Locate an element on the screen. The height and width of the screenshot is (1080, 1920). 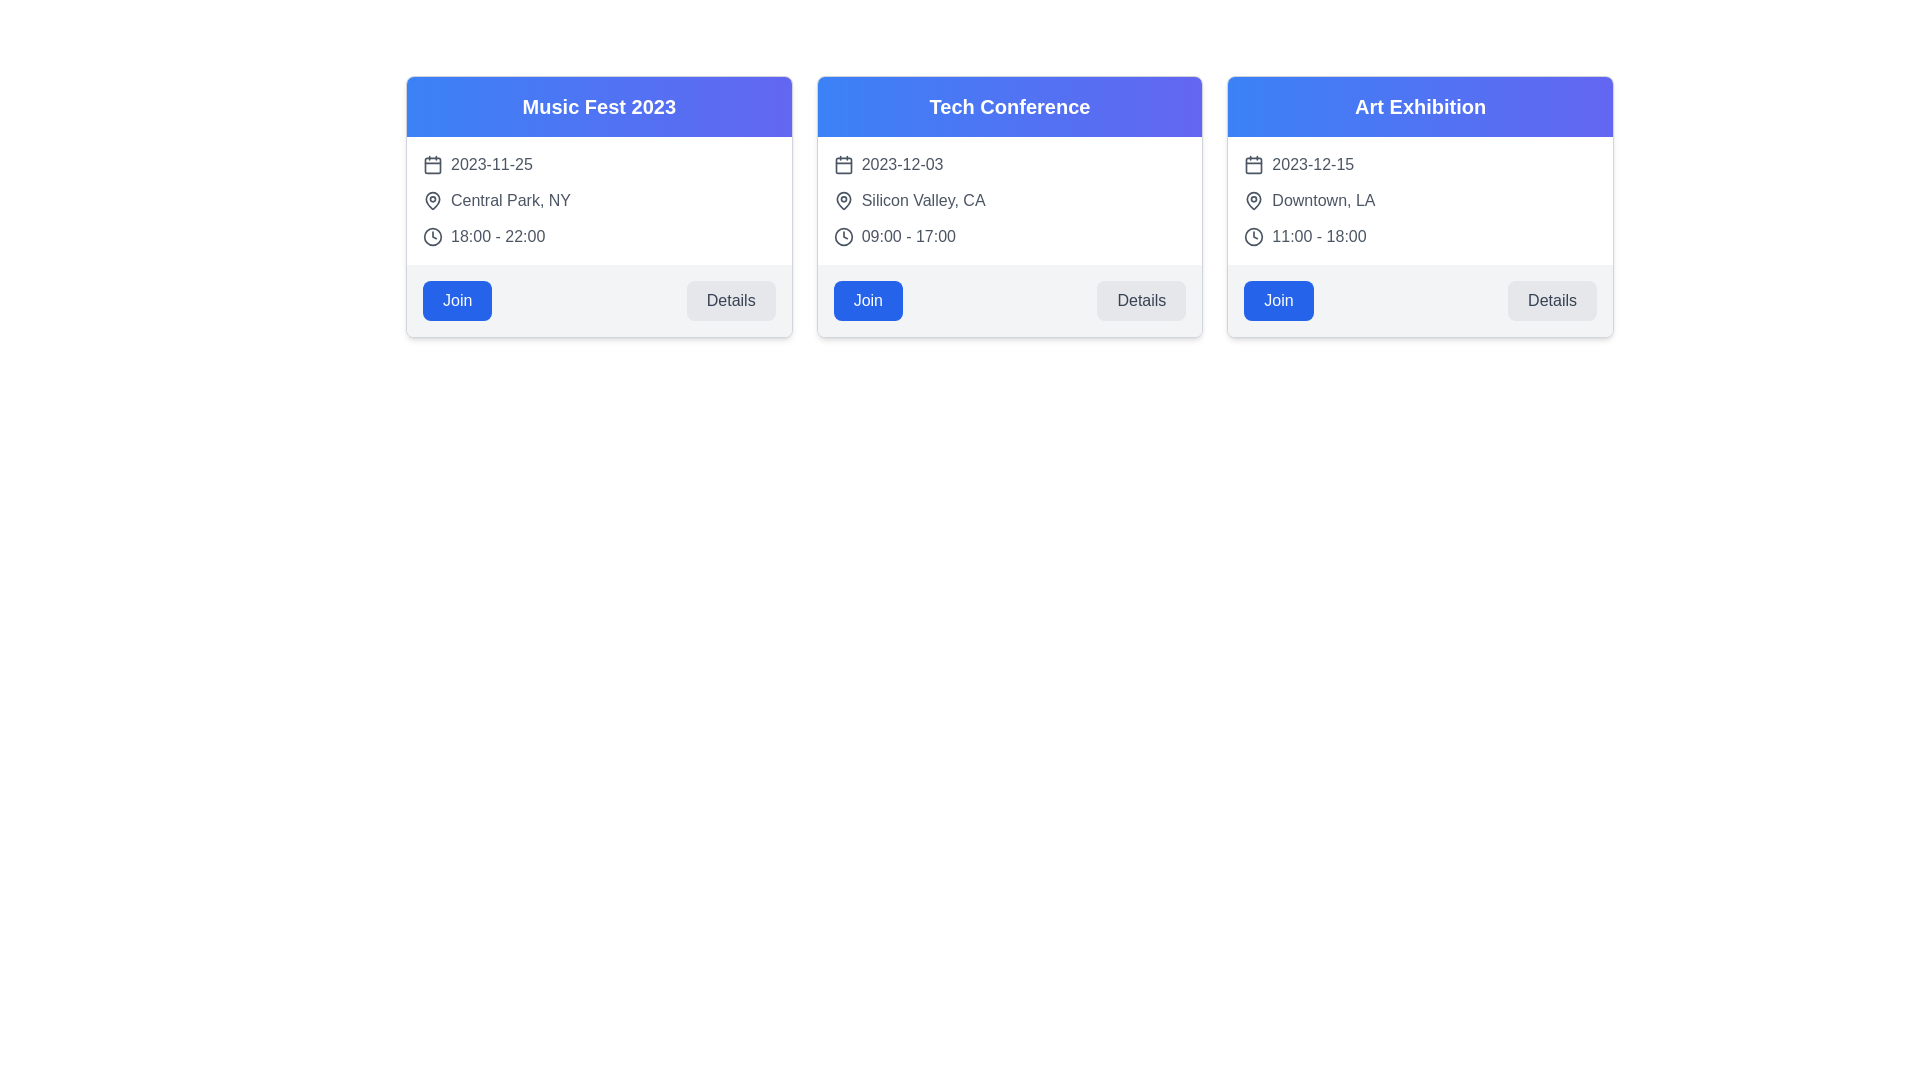
the calendar icon located to the left of the date '2023-12-03' in the 'Tech Conference' section is located at coordinates (843, 164).